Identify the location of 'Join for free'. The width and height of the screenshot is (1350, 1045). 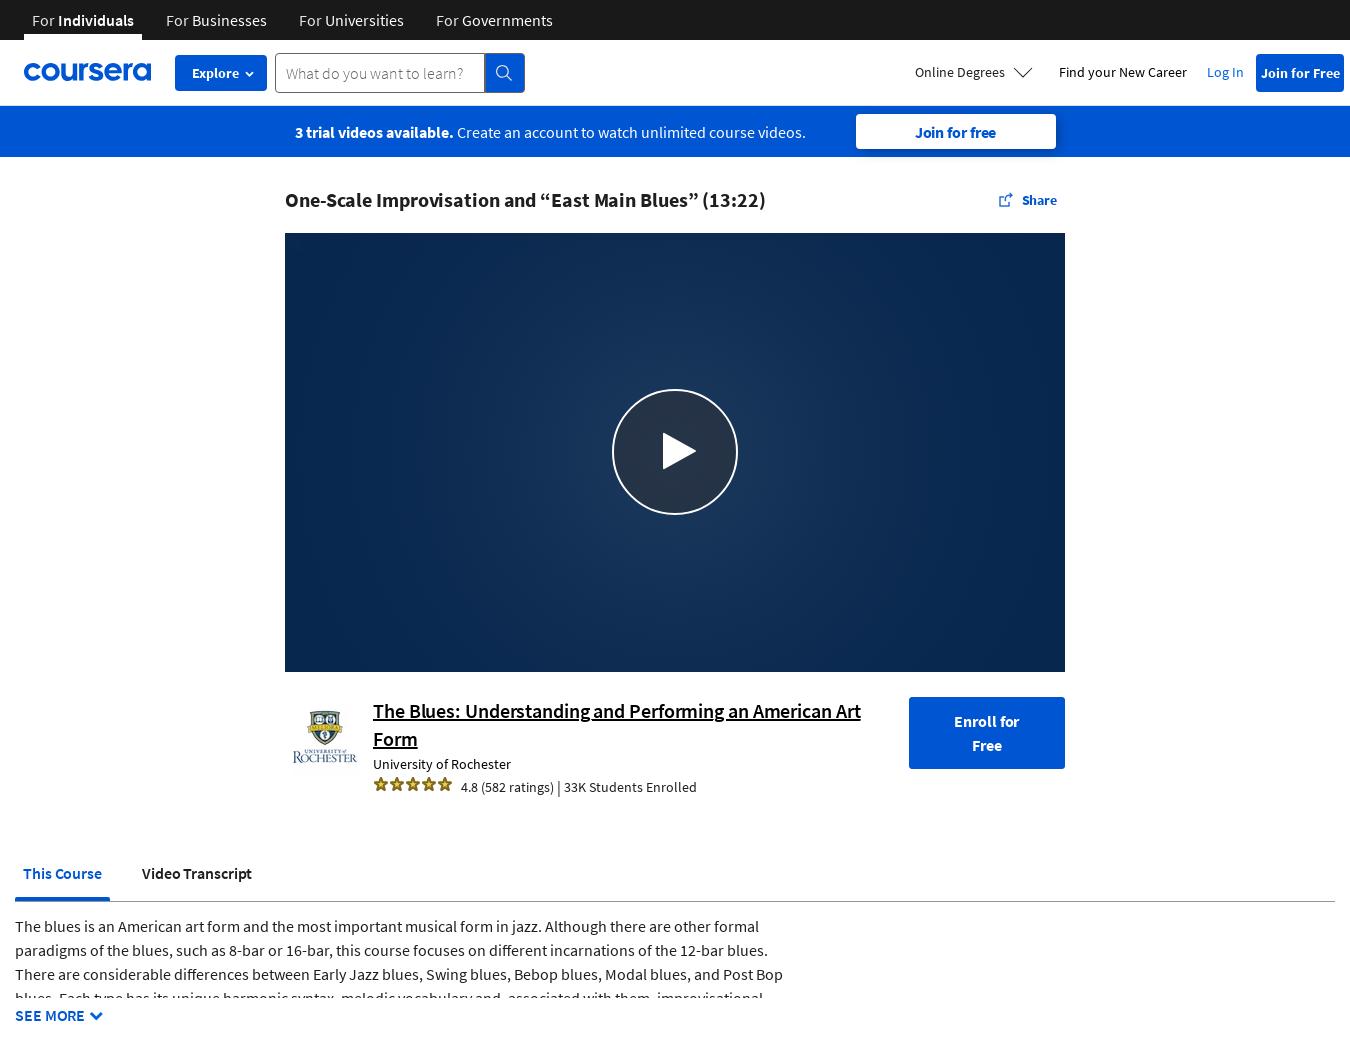
(953, 130).